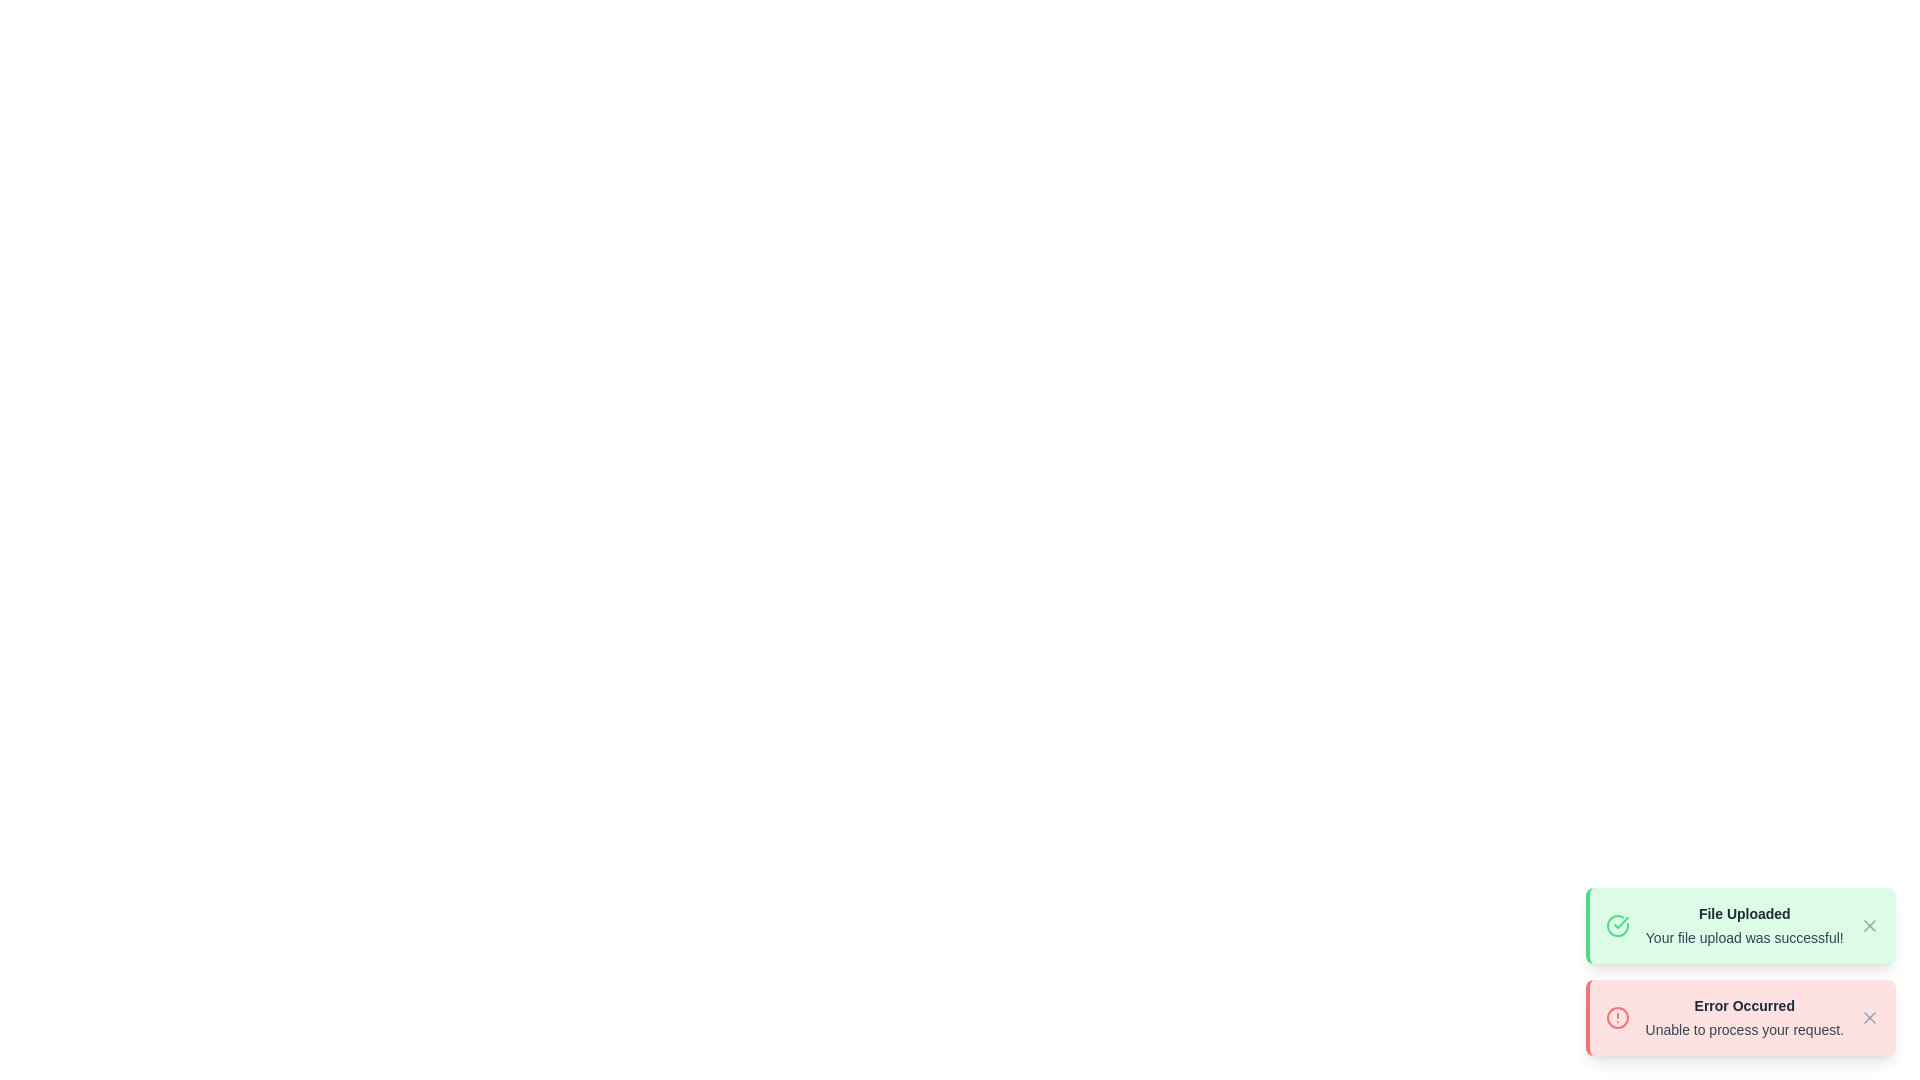 The width and height of the screenshot is (1920, 1080). What do you see at coordinates (1617, 925) in the screenshot?
I see `the visual indicator icon representing a completed or successful action located at the leftmost part of the notification panel for 'File Uploaded'` at bounding box center [1617, 925].